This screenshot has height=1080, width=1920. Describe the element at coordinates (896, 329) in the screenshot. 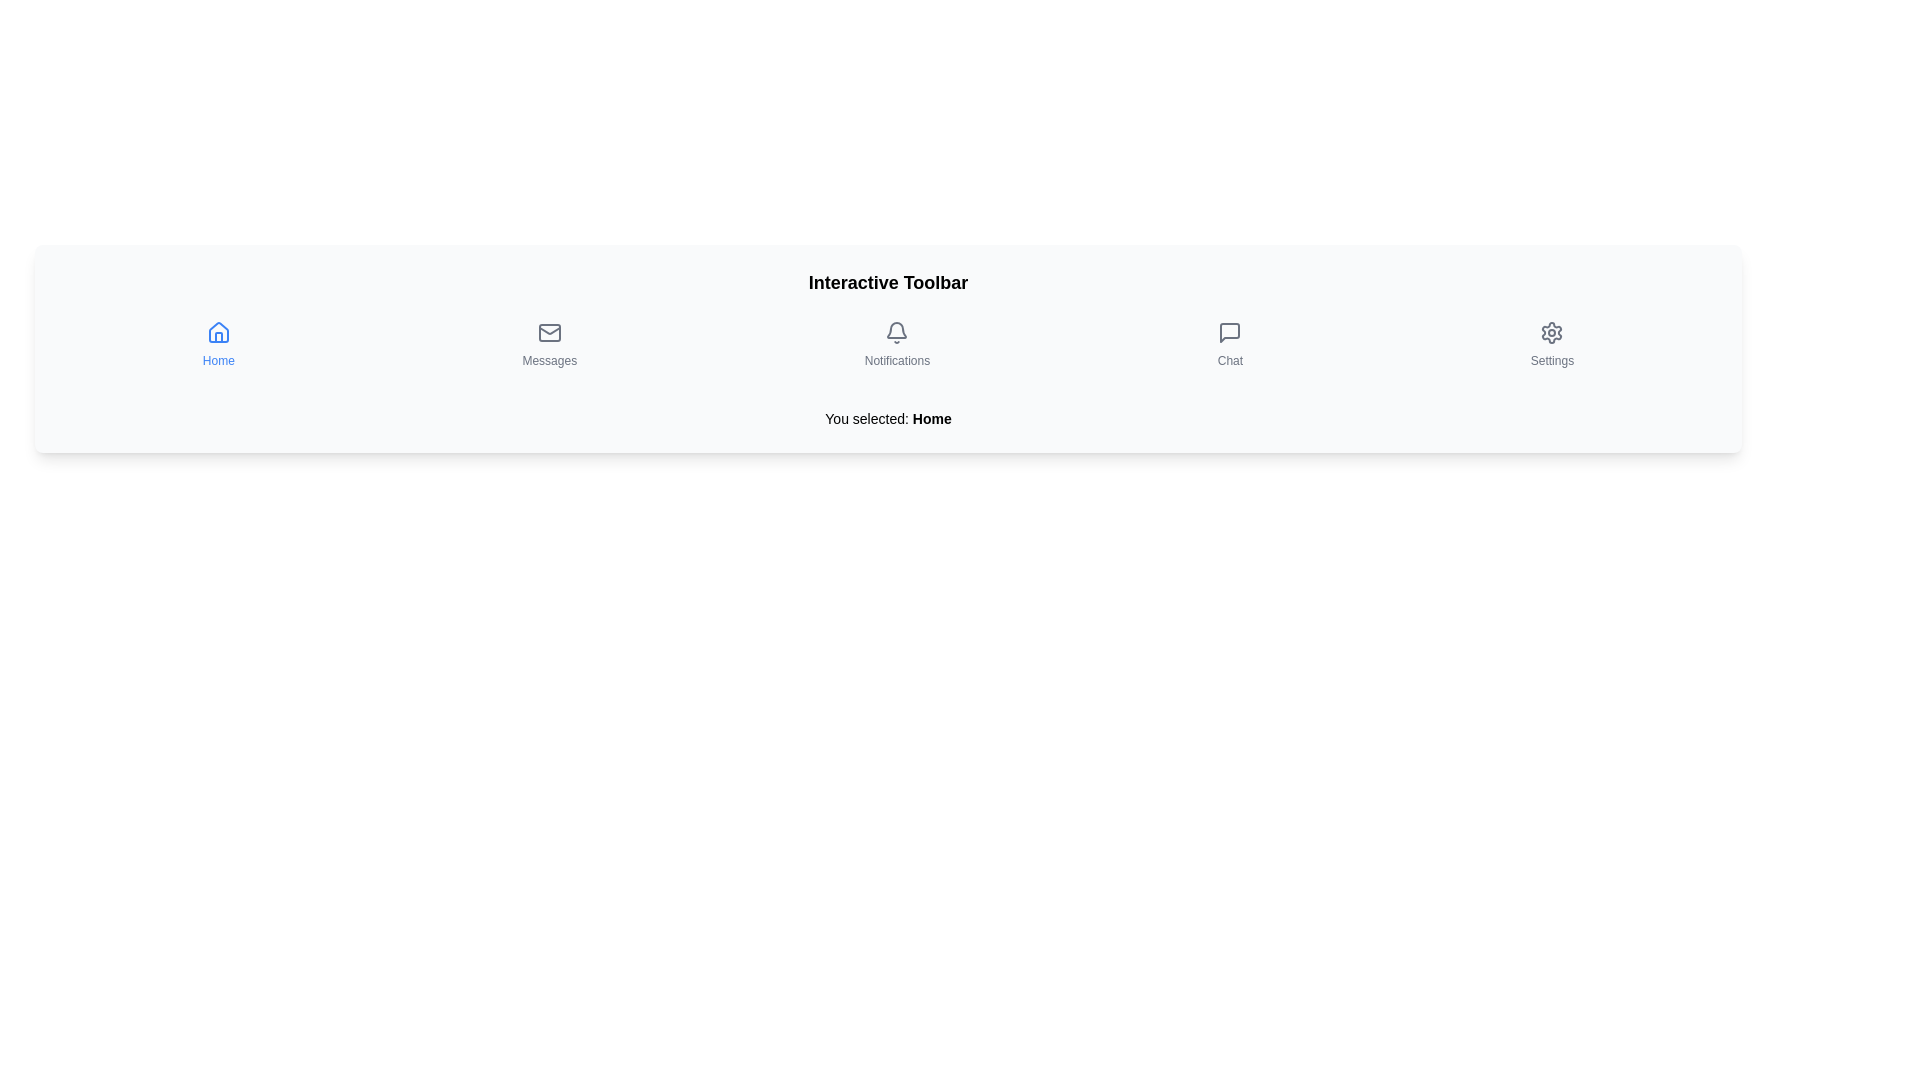

I see `the notification icon, which visually resembles a bell curve and is located` at that location.